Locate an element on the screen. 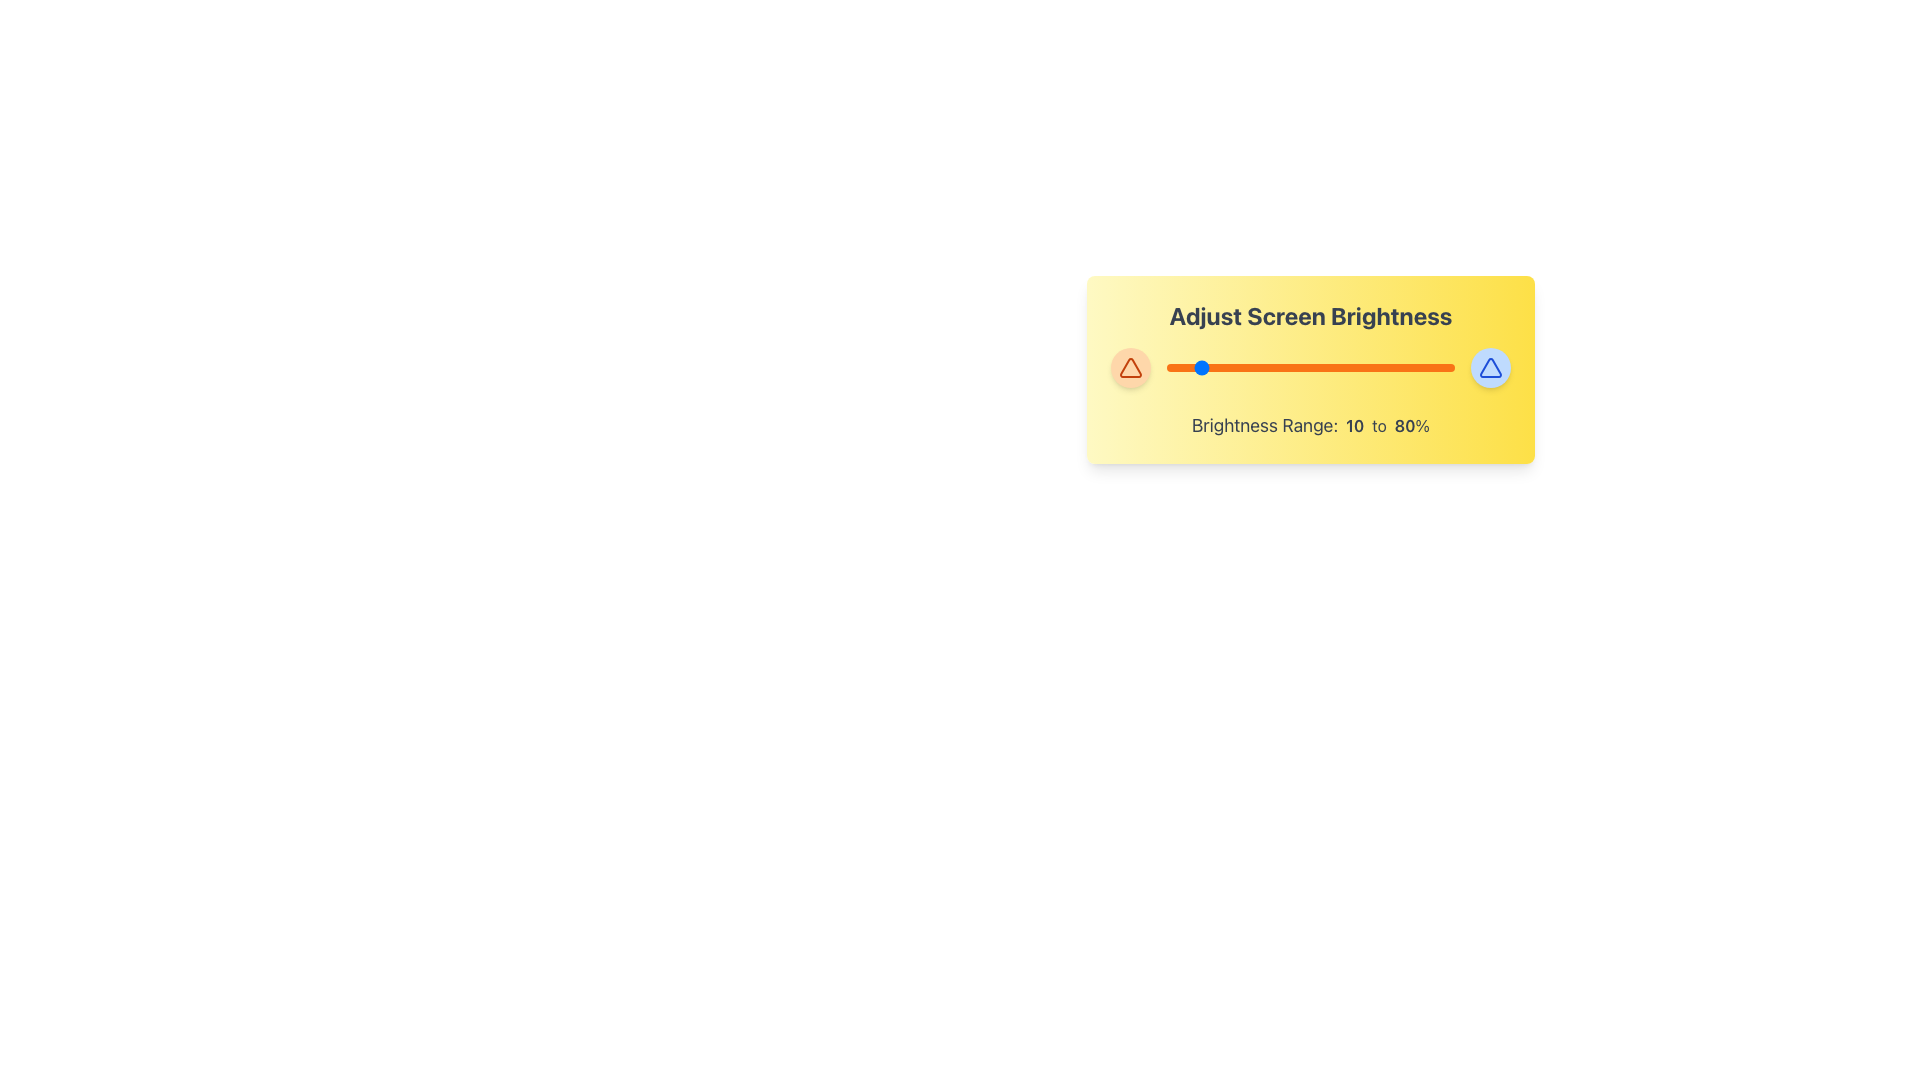 This screenshot has width=1920, height=1080. the text element displaying 'to', which is located between the numeric values 10 and 80 in the brightness range text is located at coordinates (1378, 424).